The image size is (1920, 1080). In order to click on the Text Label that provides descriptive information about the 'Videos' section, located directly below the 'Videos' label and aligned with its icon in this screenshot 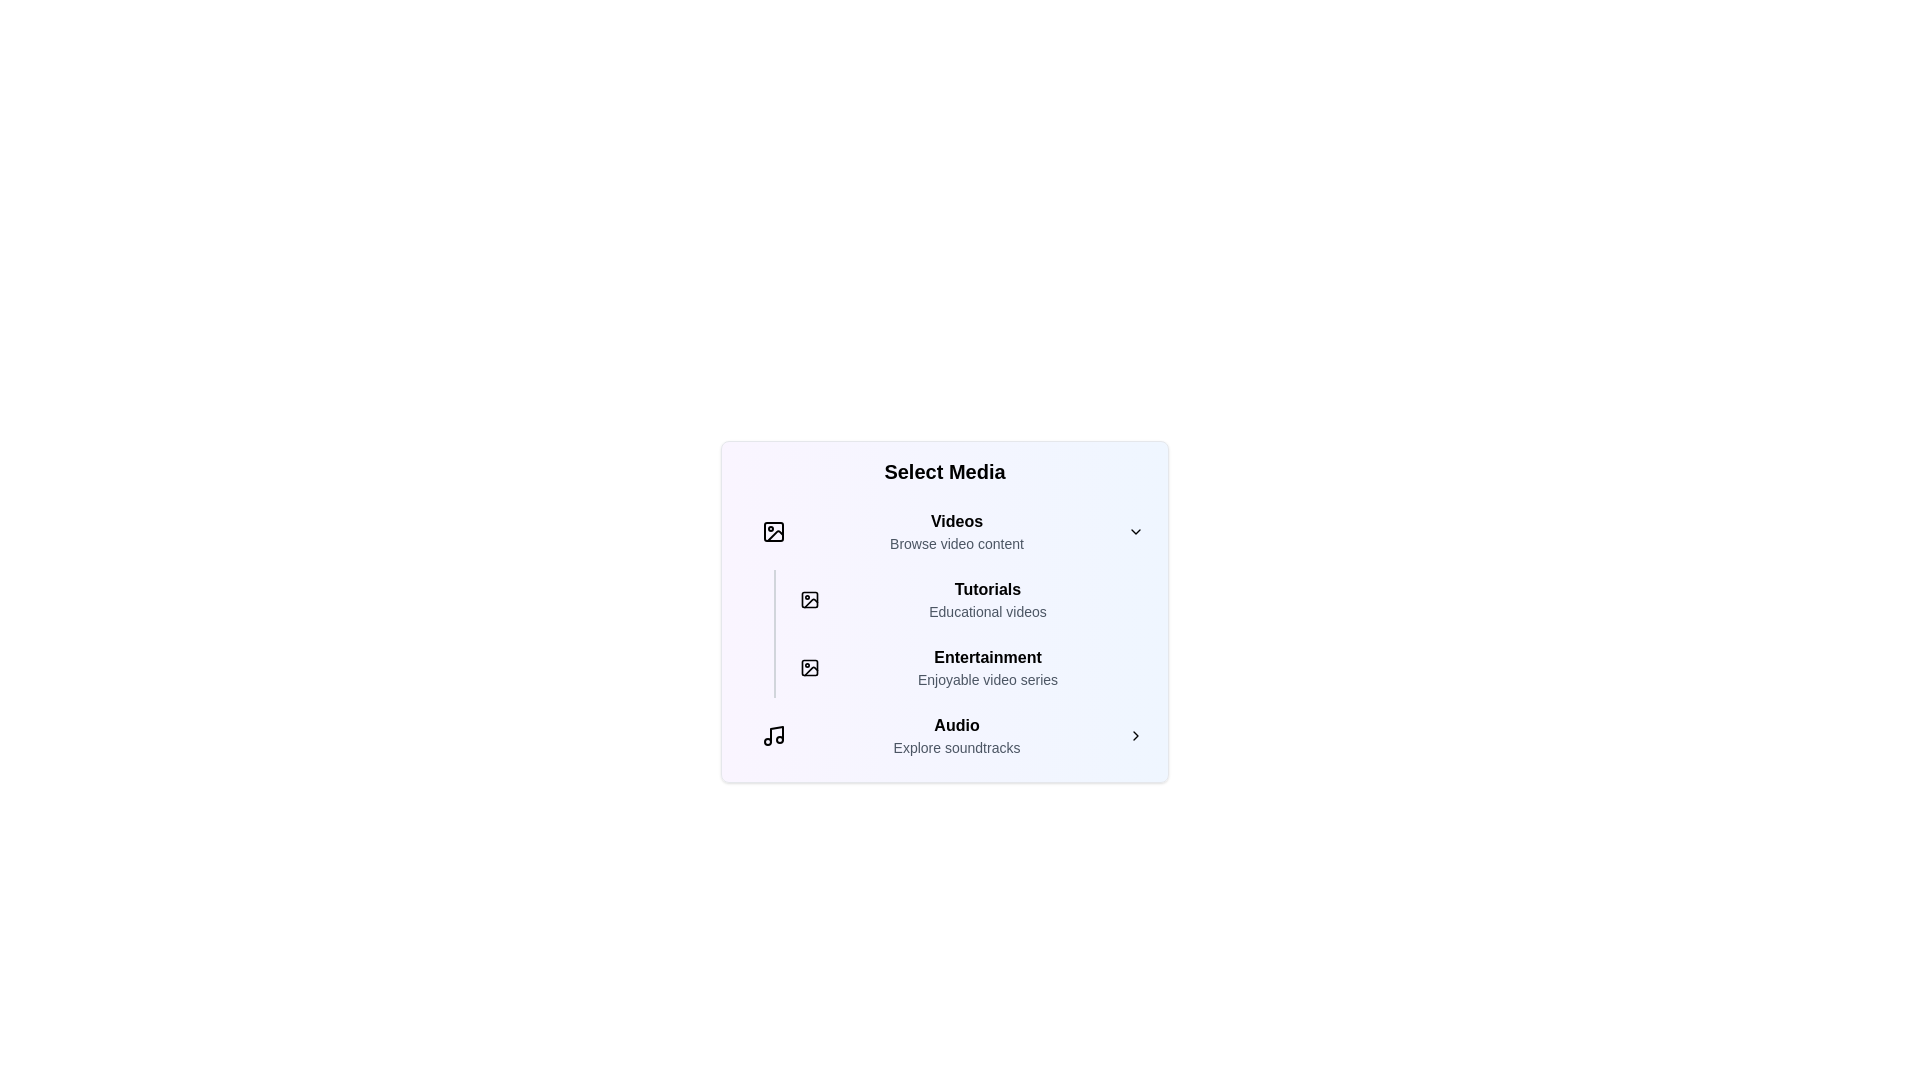, I will do `click(955, 543)`.